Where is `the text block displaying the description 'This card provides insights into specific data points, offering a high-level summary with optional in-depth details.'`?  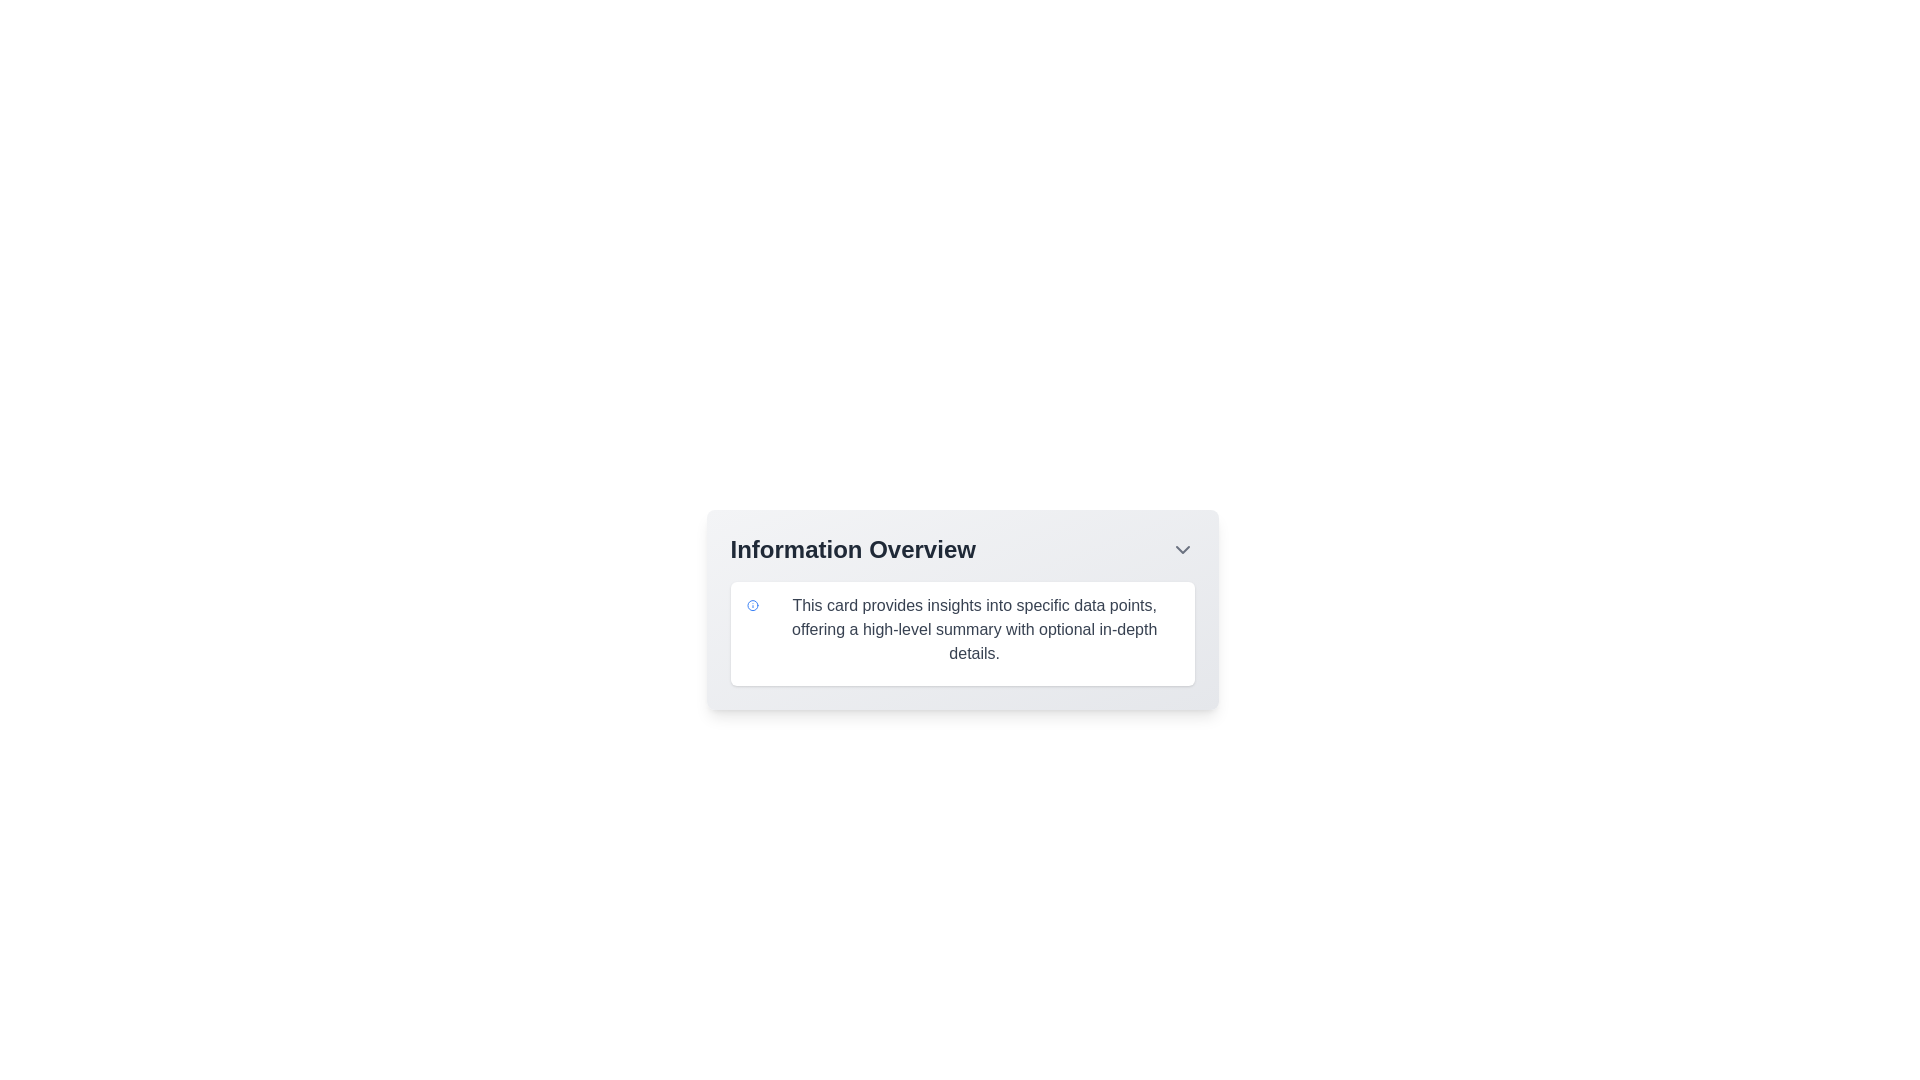
the text block displaying the description 'This card provides insights into specific data points, offering a high-level summary with optional in-depth details.' is located at coordinates (962, 628).